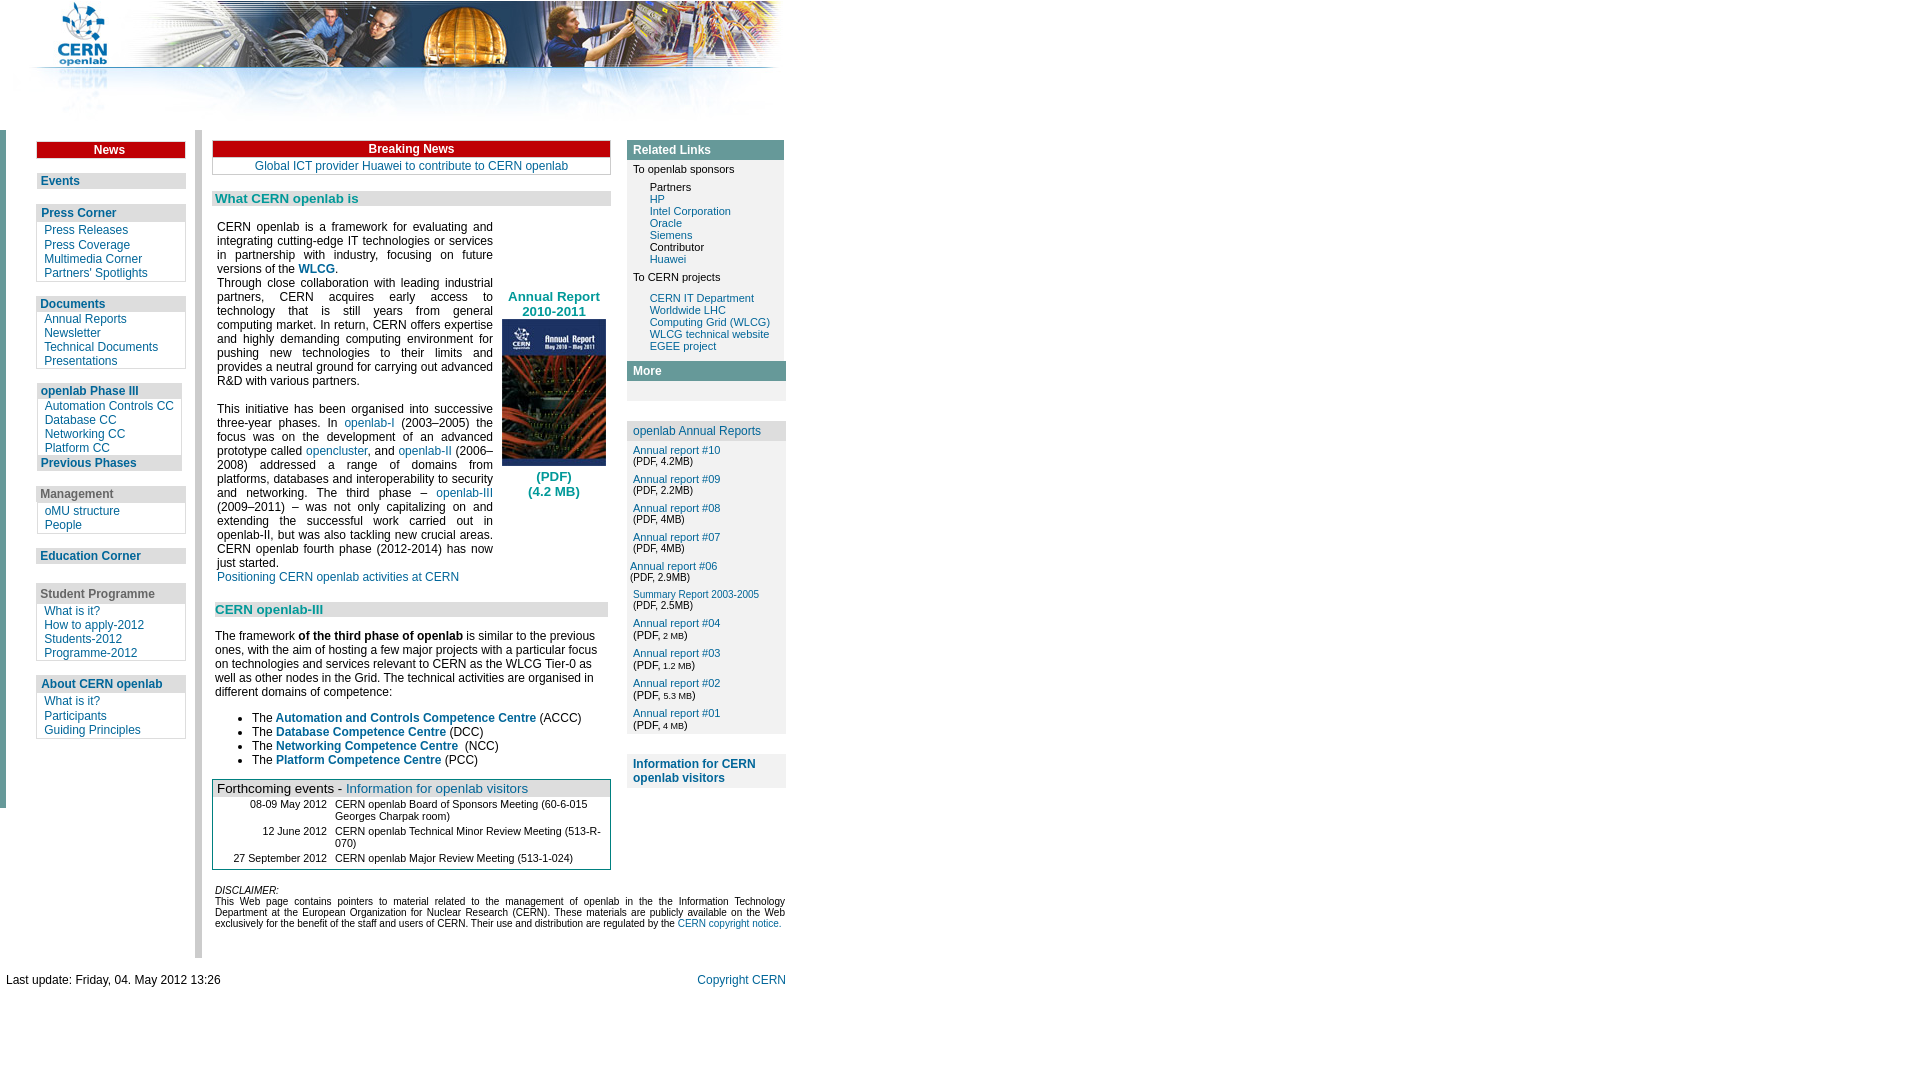 This screenshot has width=1920, height=1080. What do you see at coordinates (84, 318) in the screenshot?
I see `'Annual Reports'` at bounding box center [84, 318].